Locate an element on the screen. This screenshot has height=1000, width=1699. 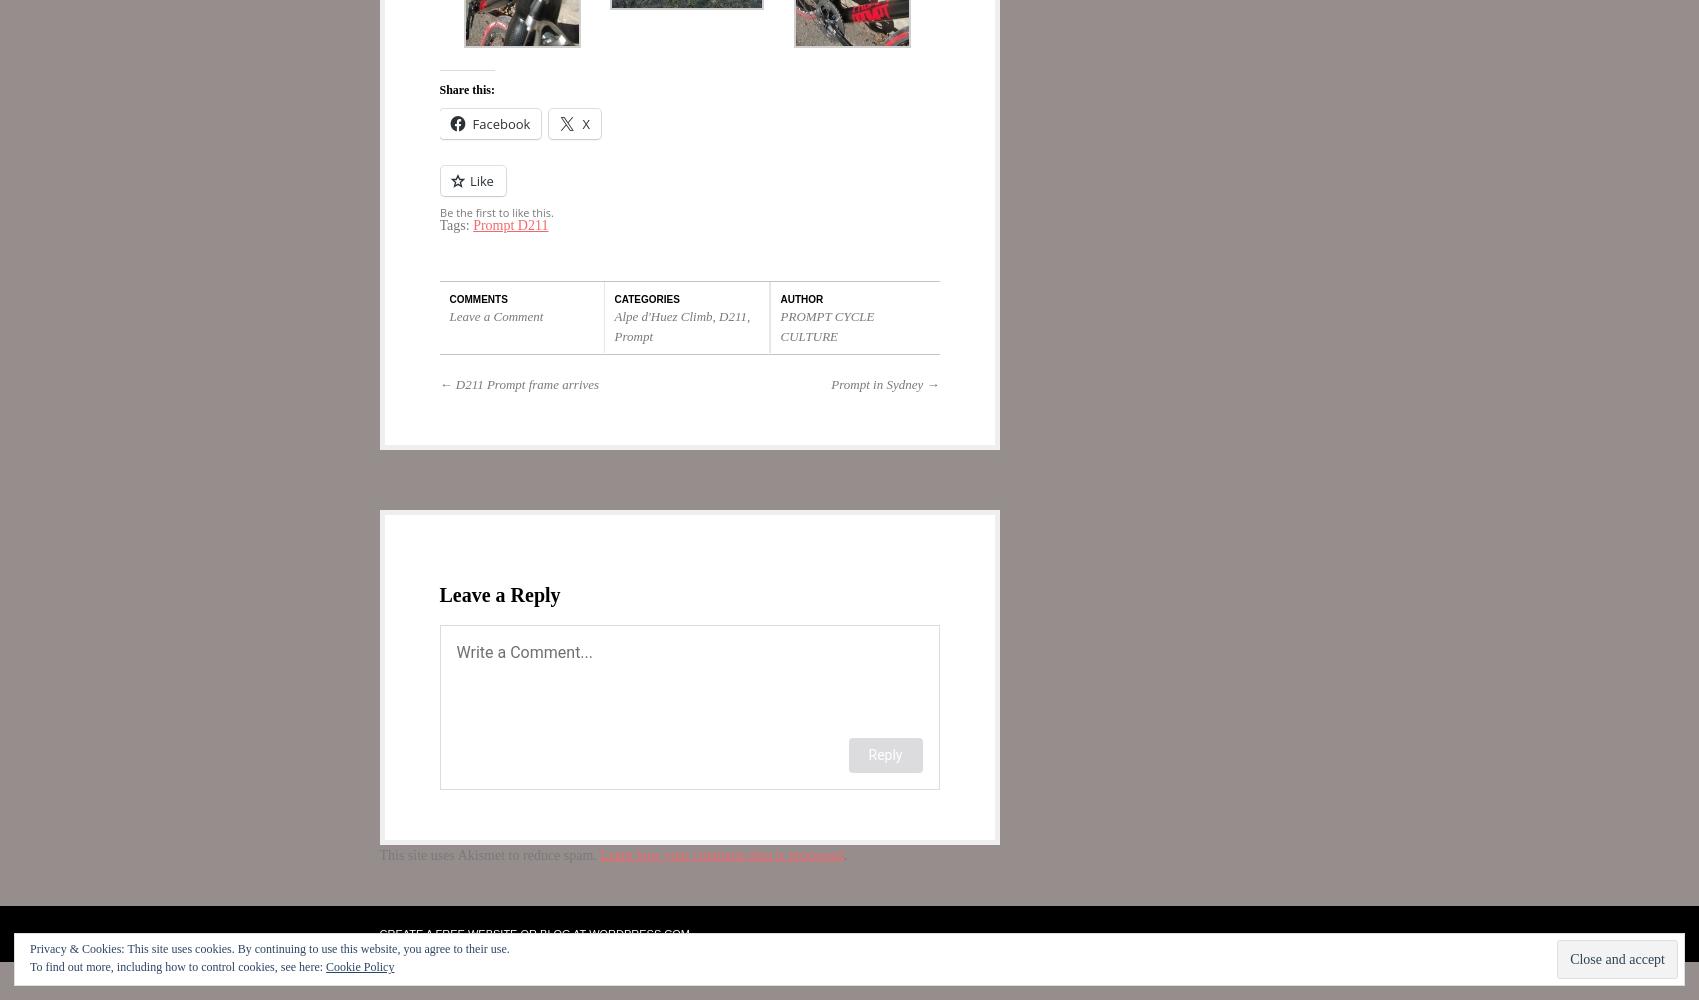
'Leave a Reply' is located at coordinates (439, 593).